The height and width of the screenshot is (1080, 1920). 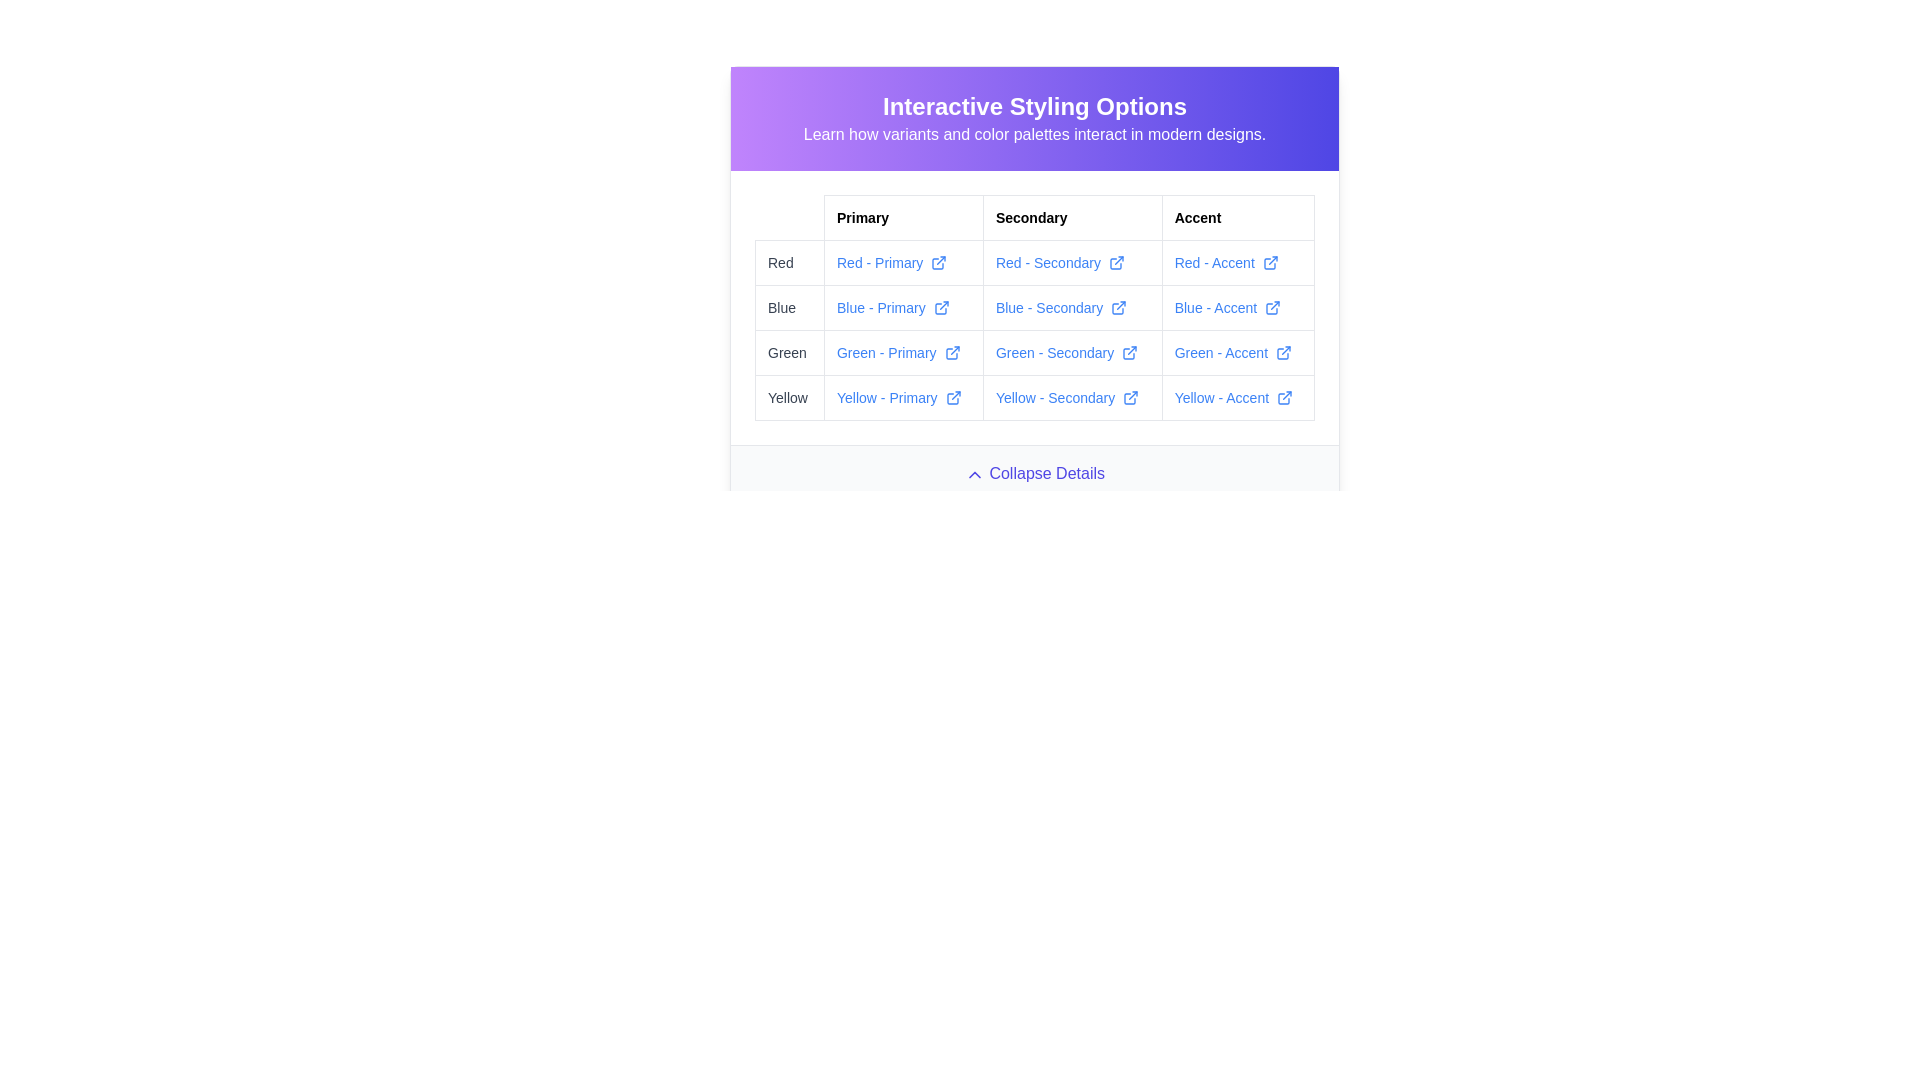 What do you see at coordinates (1118, 308) in the screenshot?
I see `the external navigation icon located in the 'Secondary' column adjacent to the text 'Blue - Secondary' for information` at bounding box center [1118, 308].